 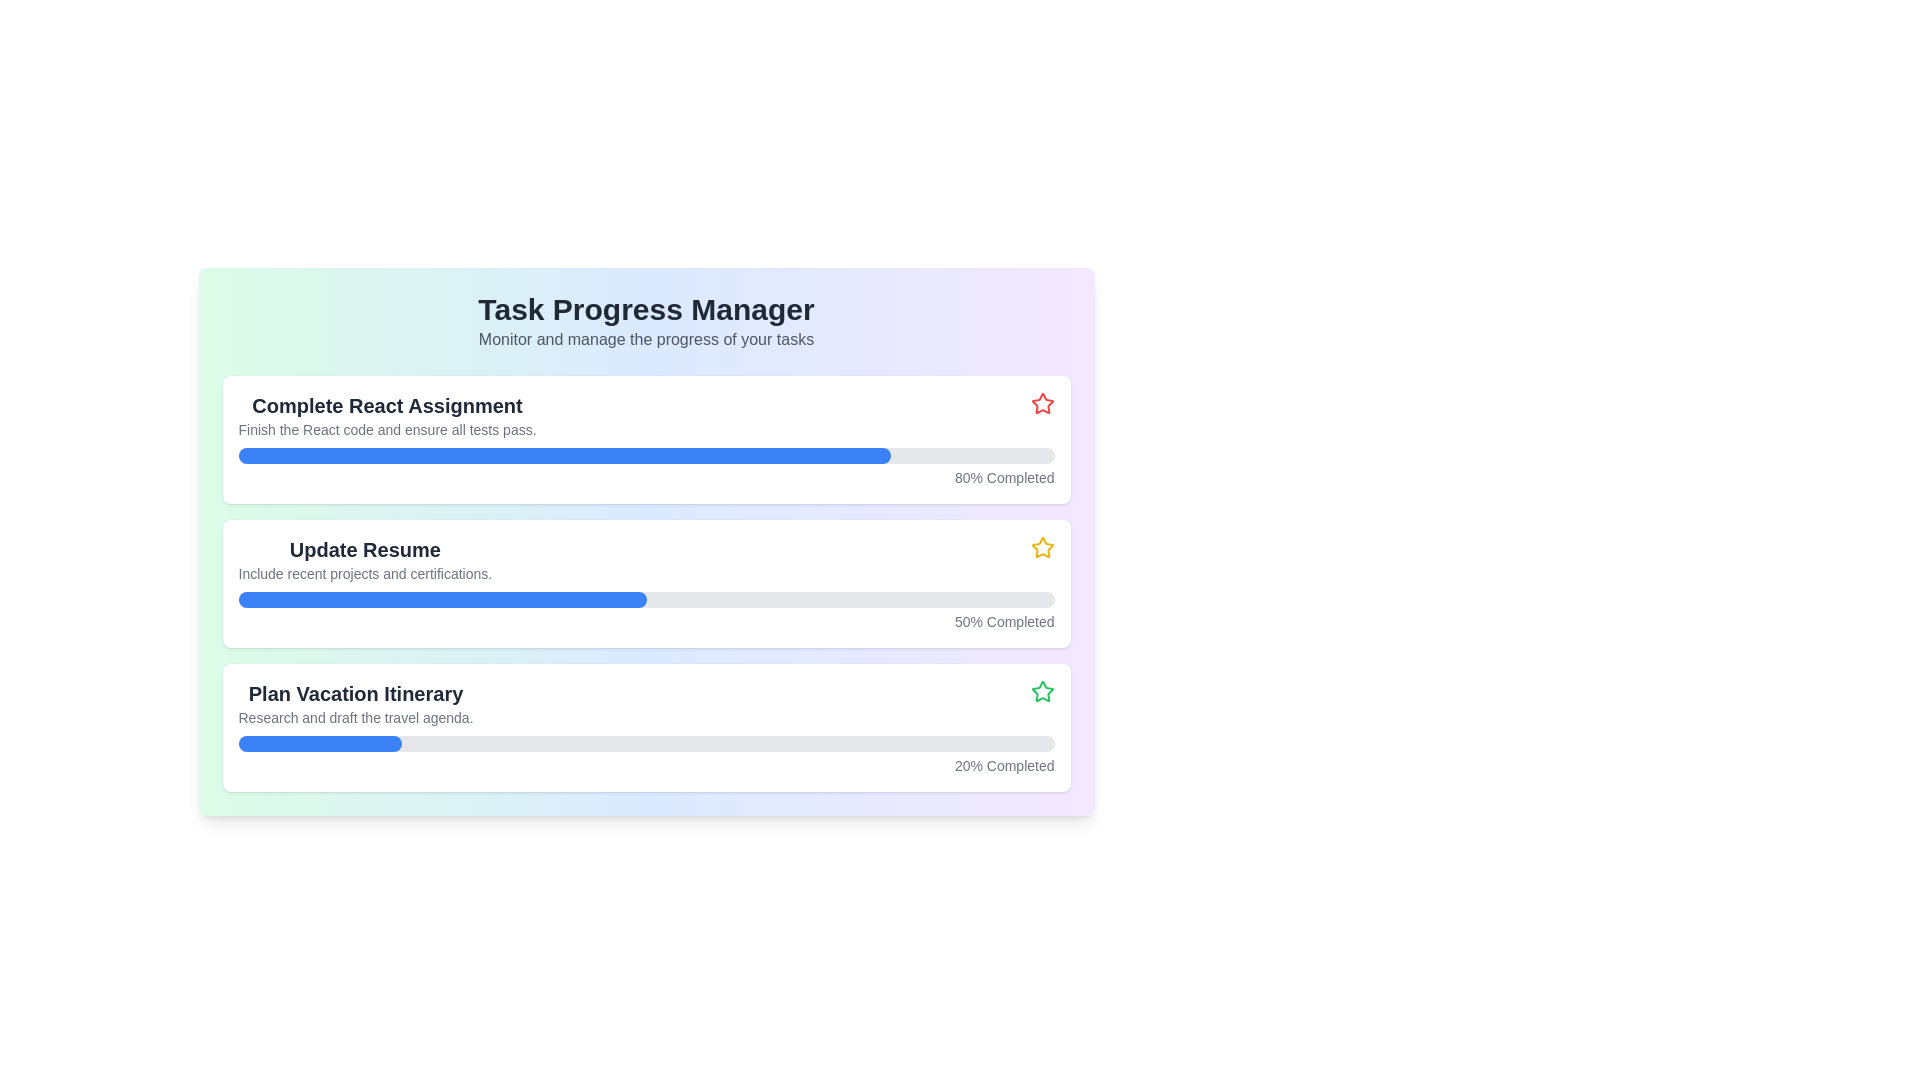 I want to click on the text block titled 'Update Resume', which includes the subtitle 'Include recent projects and certifications', located in the Task Progress Manager interface, so click(x=365, y=559).